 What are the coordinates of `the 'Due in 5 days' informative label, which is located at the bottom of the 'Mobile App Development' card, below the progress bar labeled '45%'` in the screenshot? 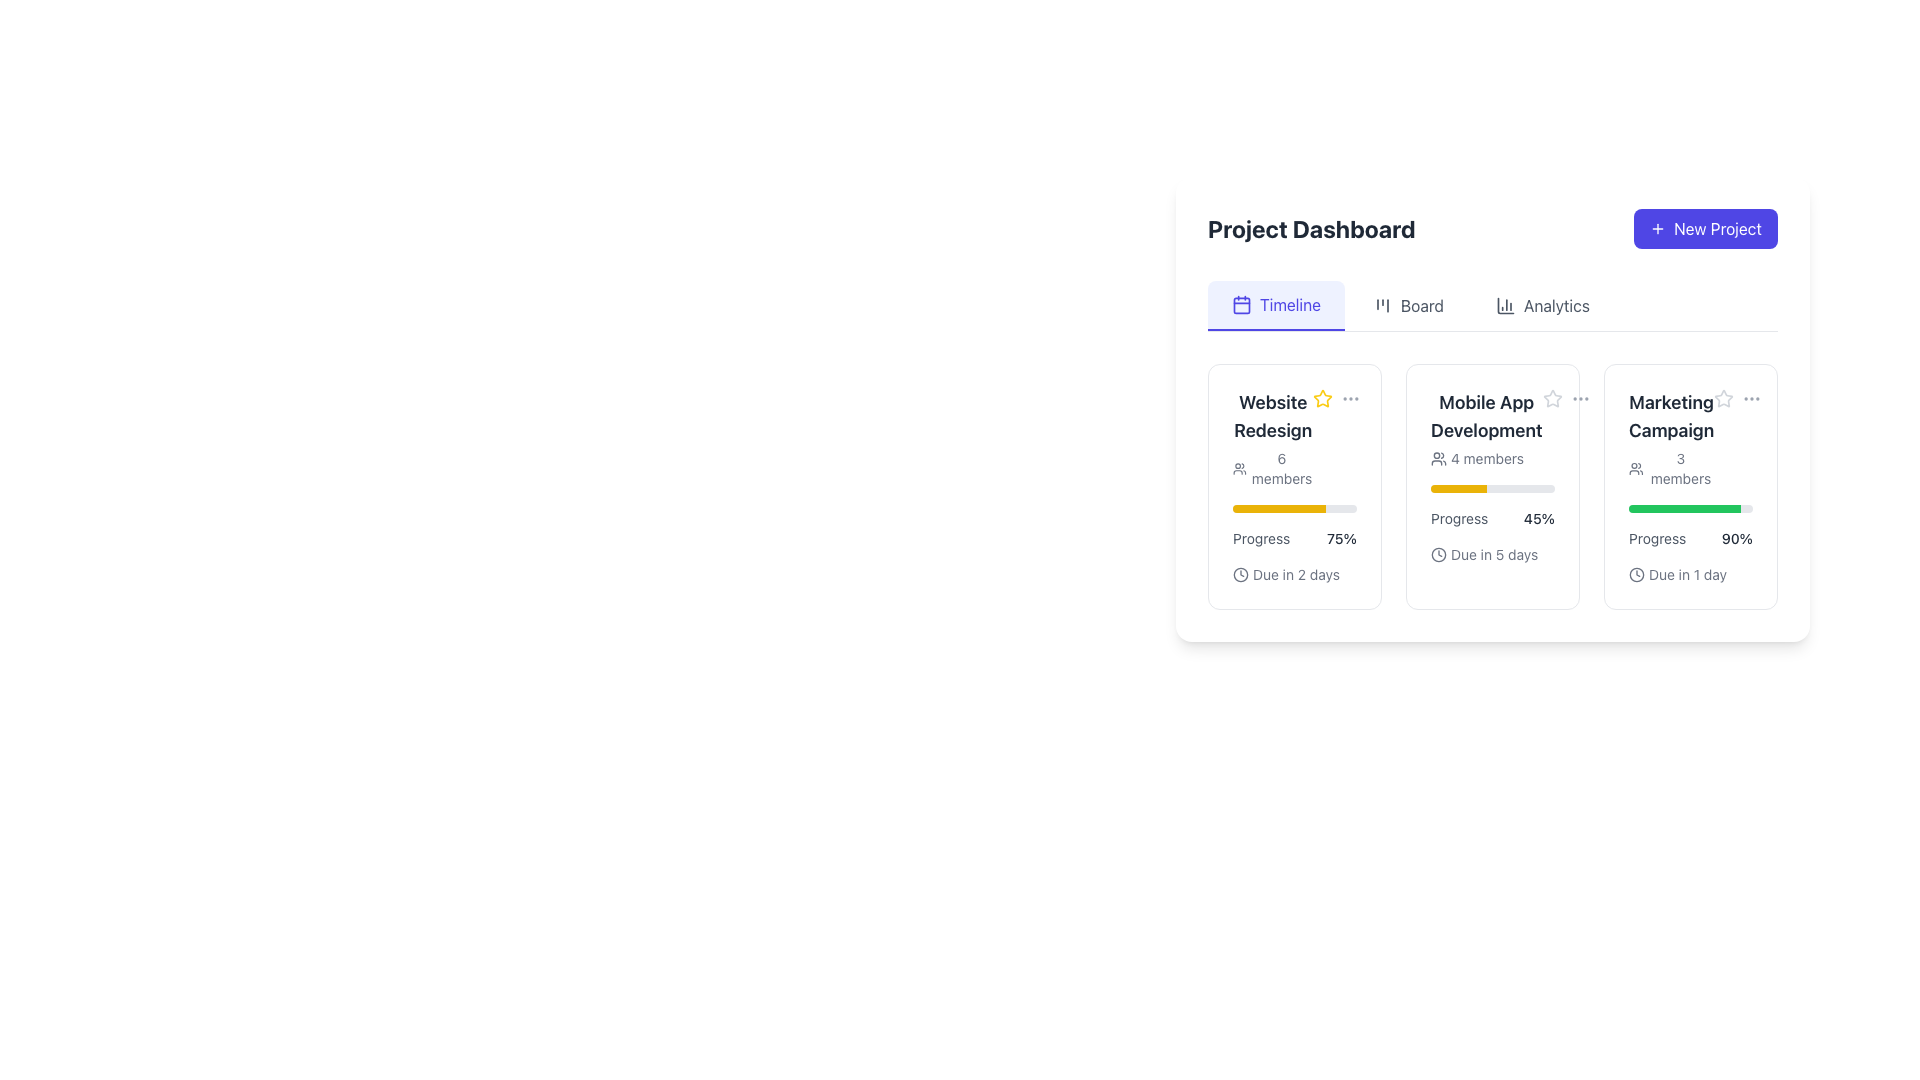 It's located at (1492, 555).